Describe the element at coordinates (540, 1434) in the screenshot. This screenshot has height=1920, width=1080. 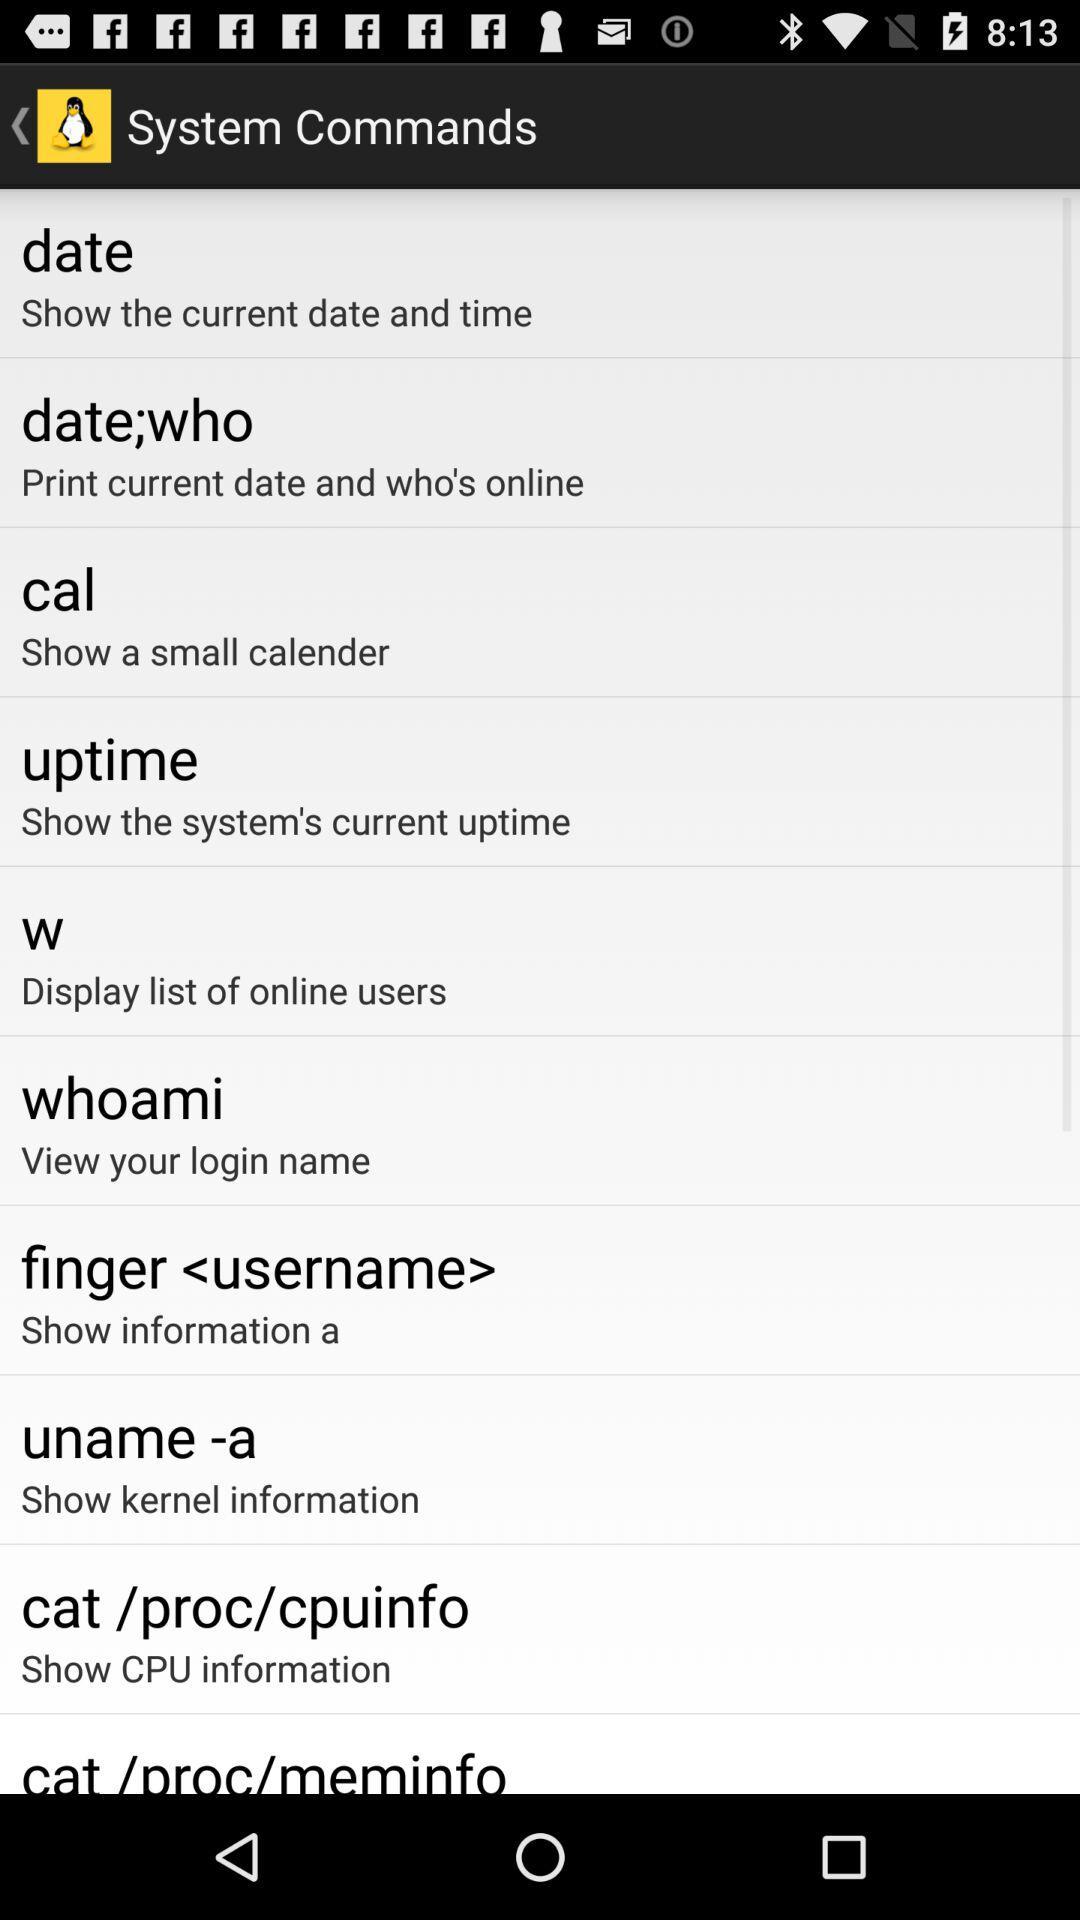
I see `the app above show kernel information app` at that location.